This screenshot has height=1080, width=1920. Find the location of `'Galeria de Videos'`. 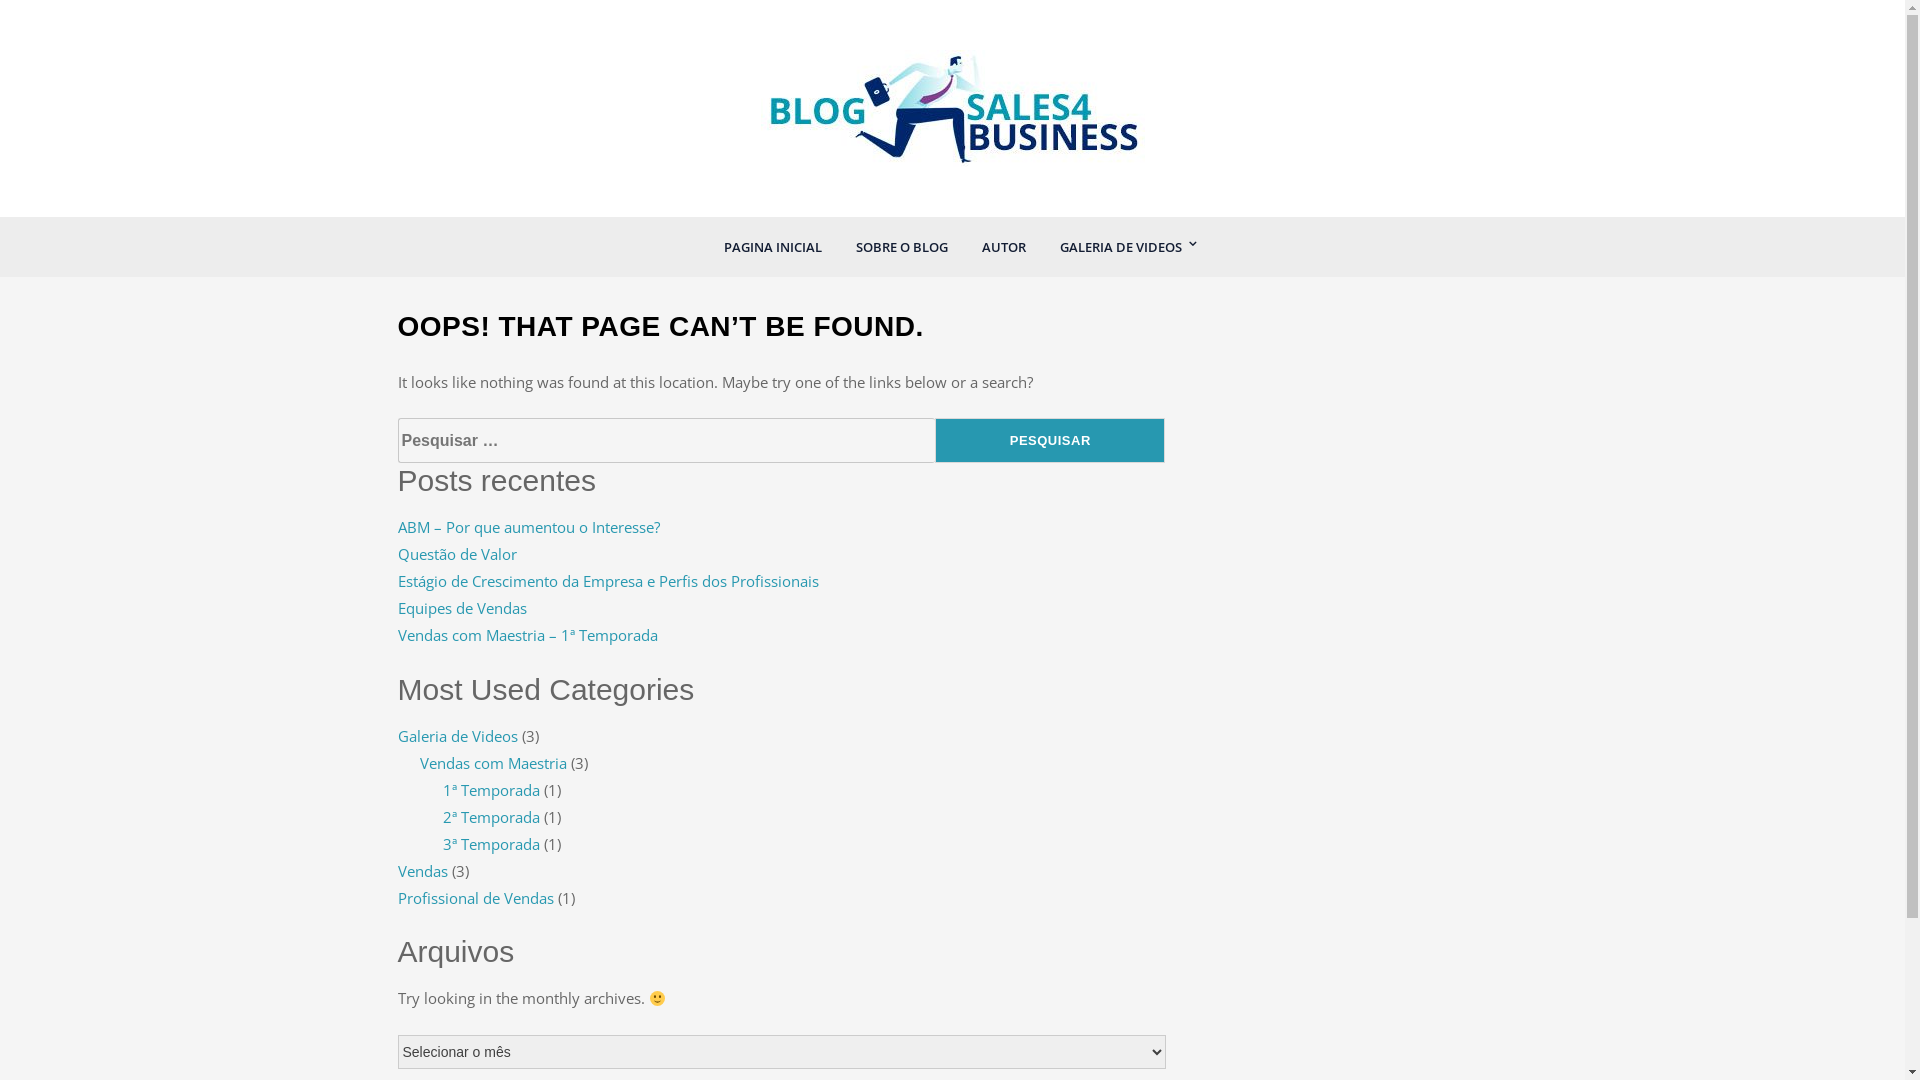

'Galeria de Videos' is located at coordinates (456, 736).